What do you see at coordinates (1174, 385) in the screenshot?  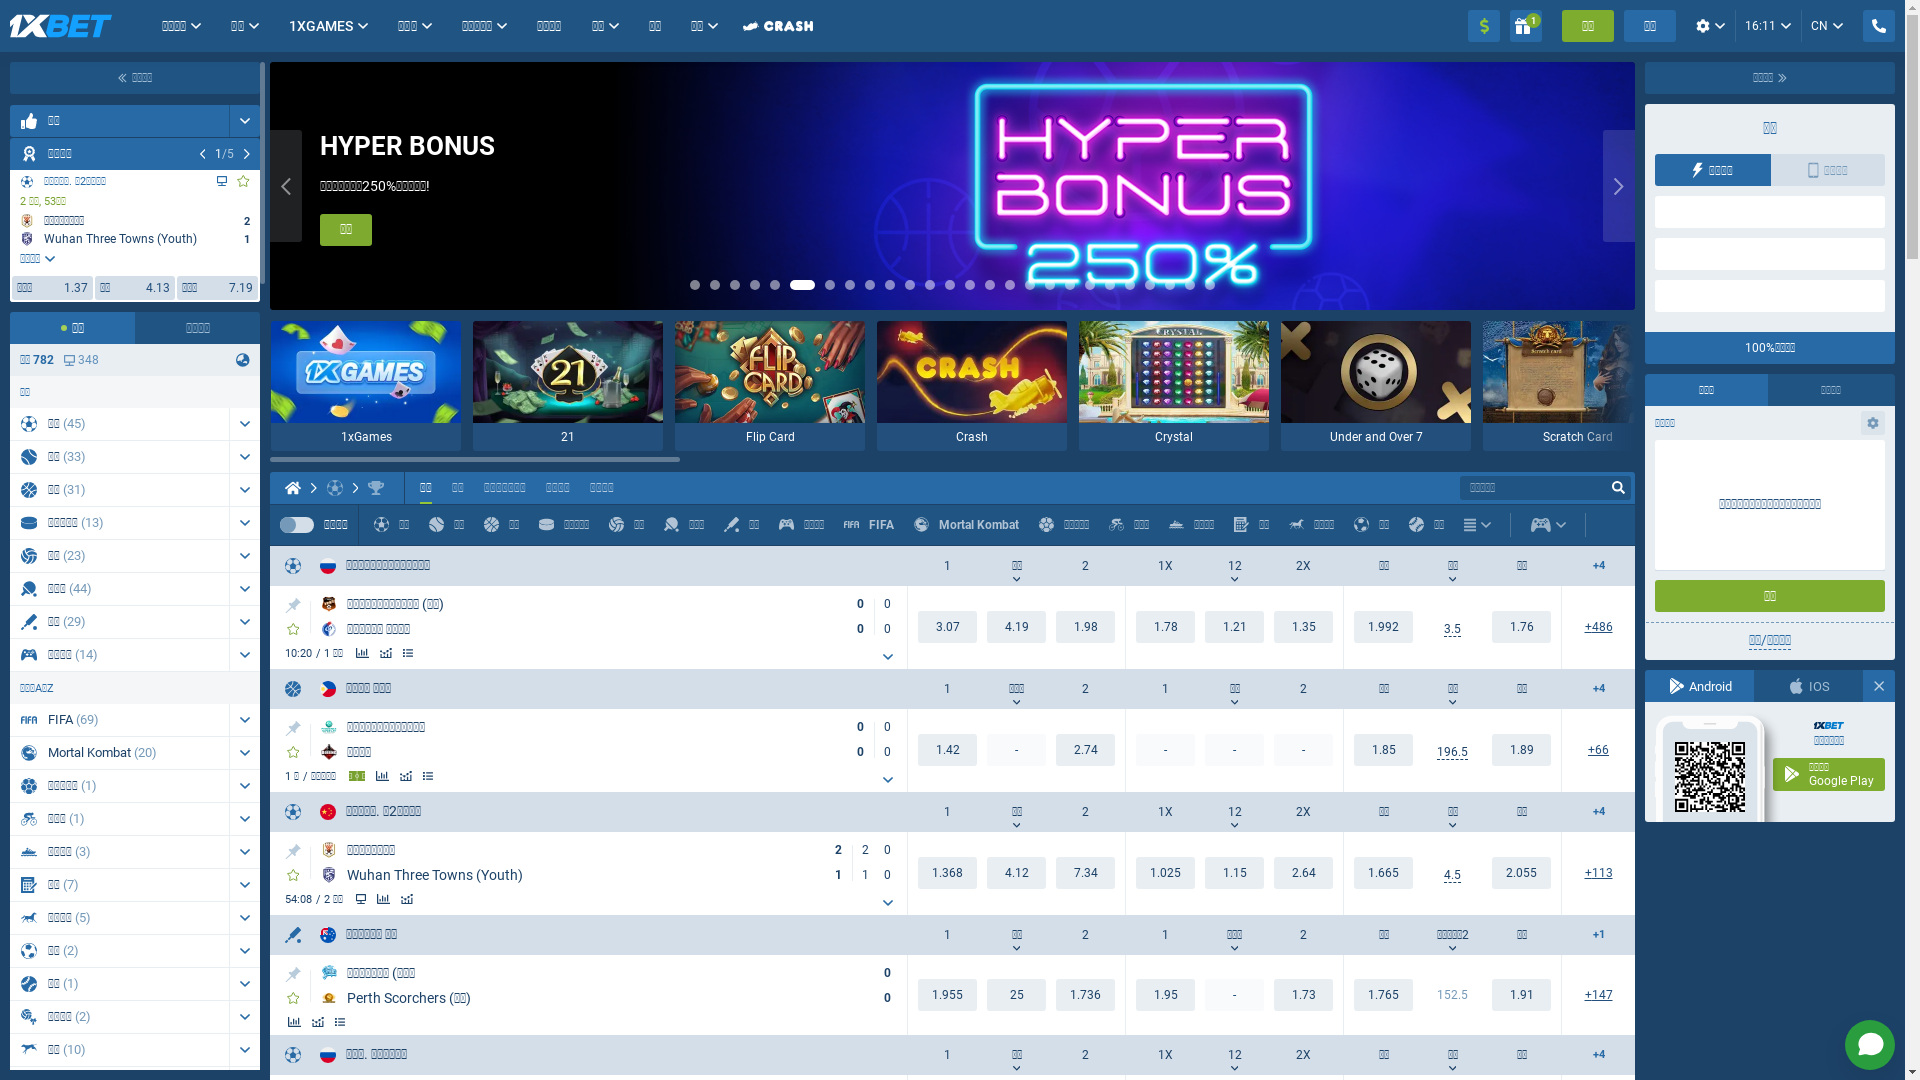 I see `'Crystal'` at bounding box center [1174, 385].